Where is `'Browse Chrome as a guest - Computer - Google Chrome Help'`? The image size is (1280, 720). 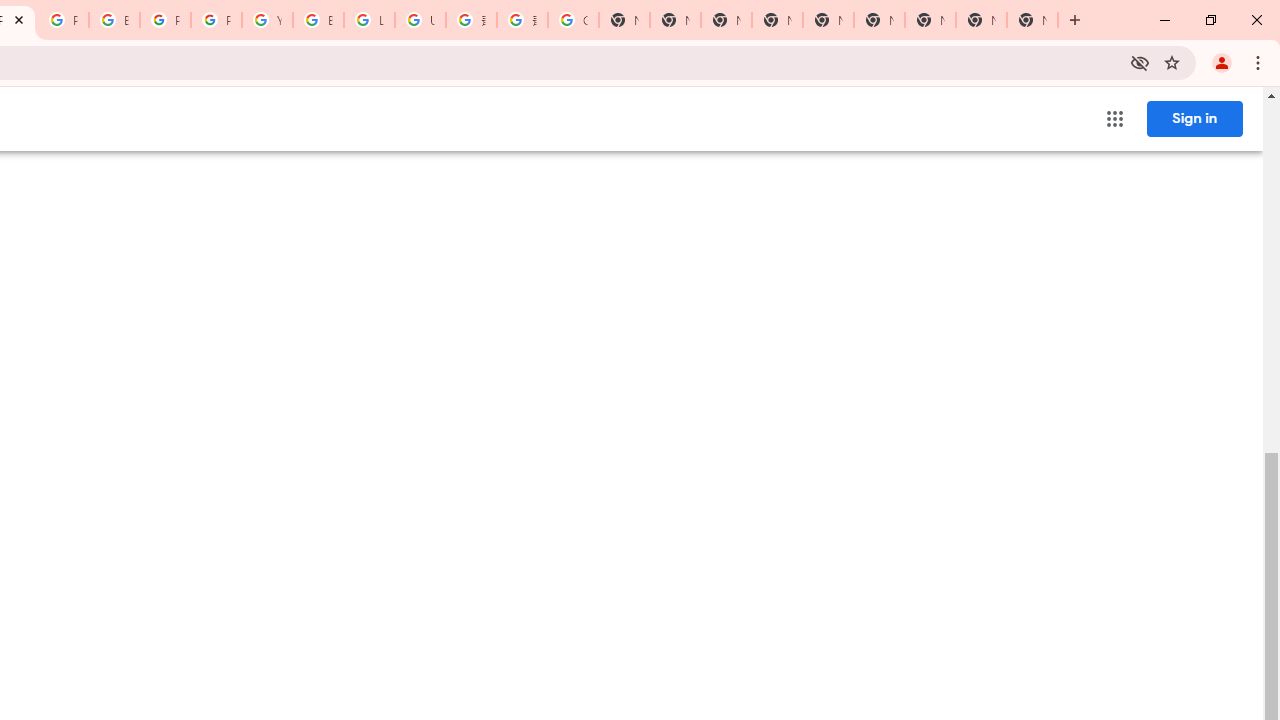
'Browse Chrome as a guest - Computer - Google Chrome Help' is located at coordinates (317, 20).